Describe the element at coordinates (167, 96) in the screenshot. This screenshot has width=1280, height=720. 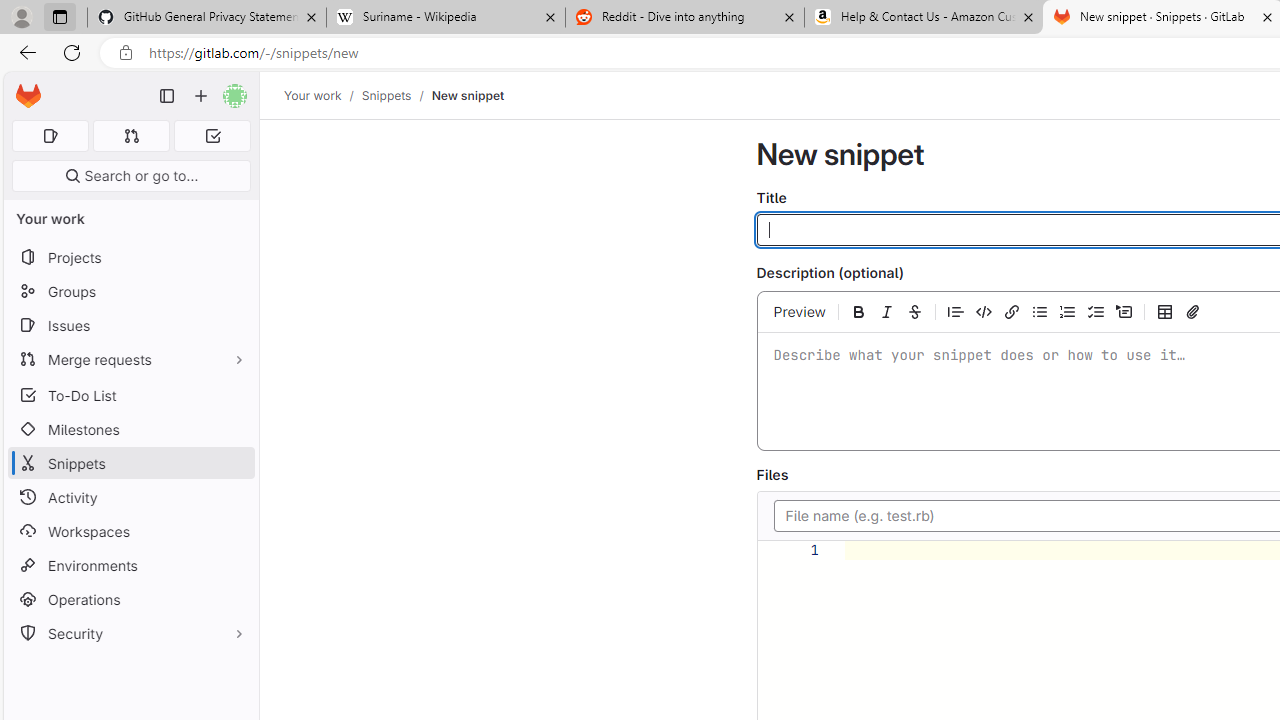
I see `'Primary navigation sidebar'` at that location.